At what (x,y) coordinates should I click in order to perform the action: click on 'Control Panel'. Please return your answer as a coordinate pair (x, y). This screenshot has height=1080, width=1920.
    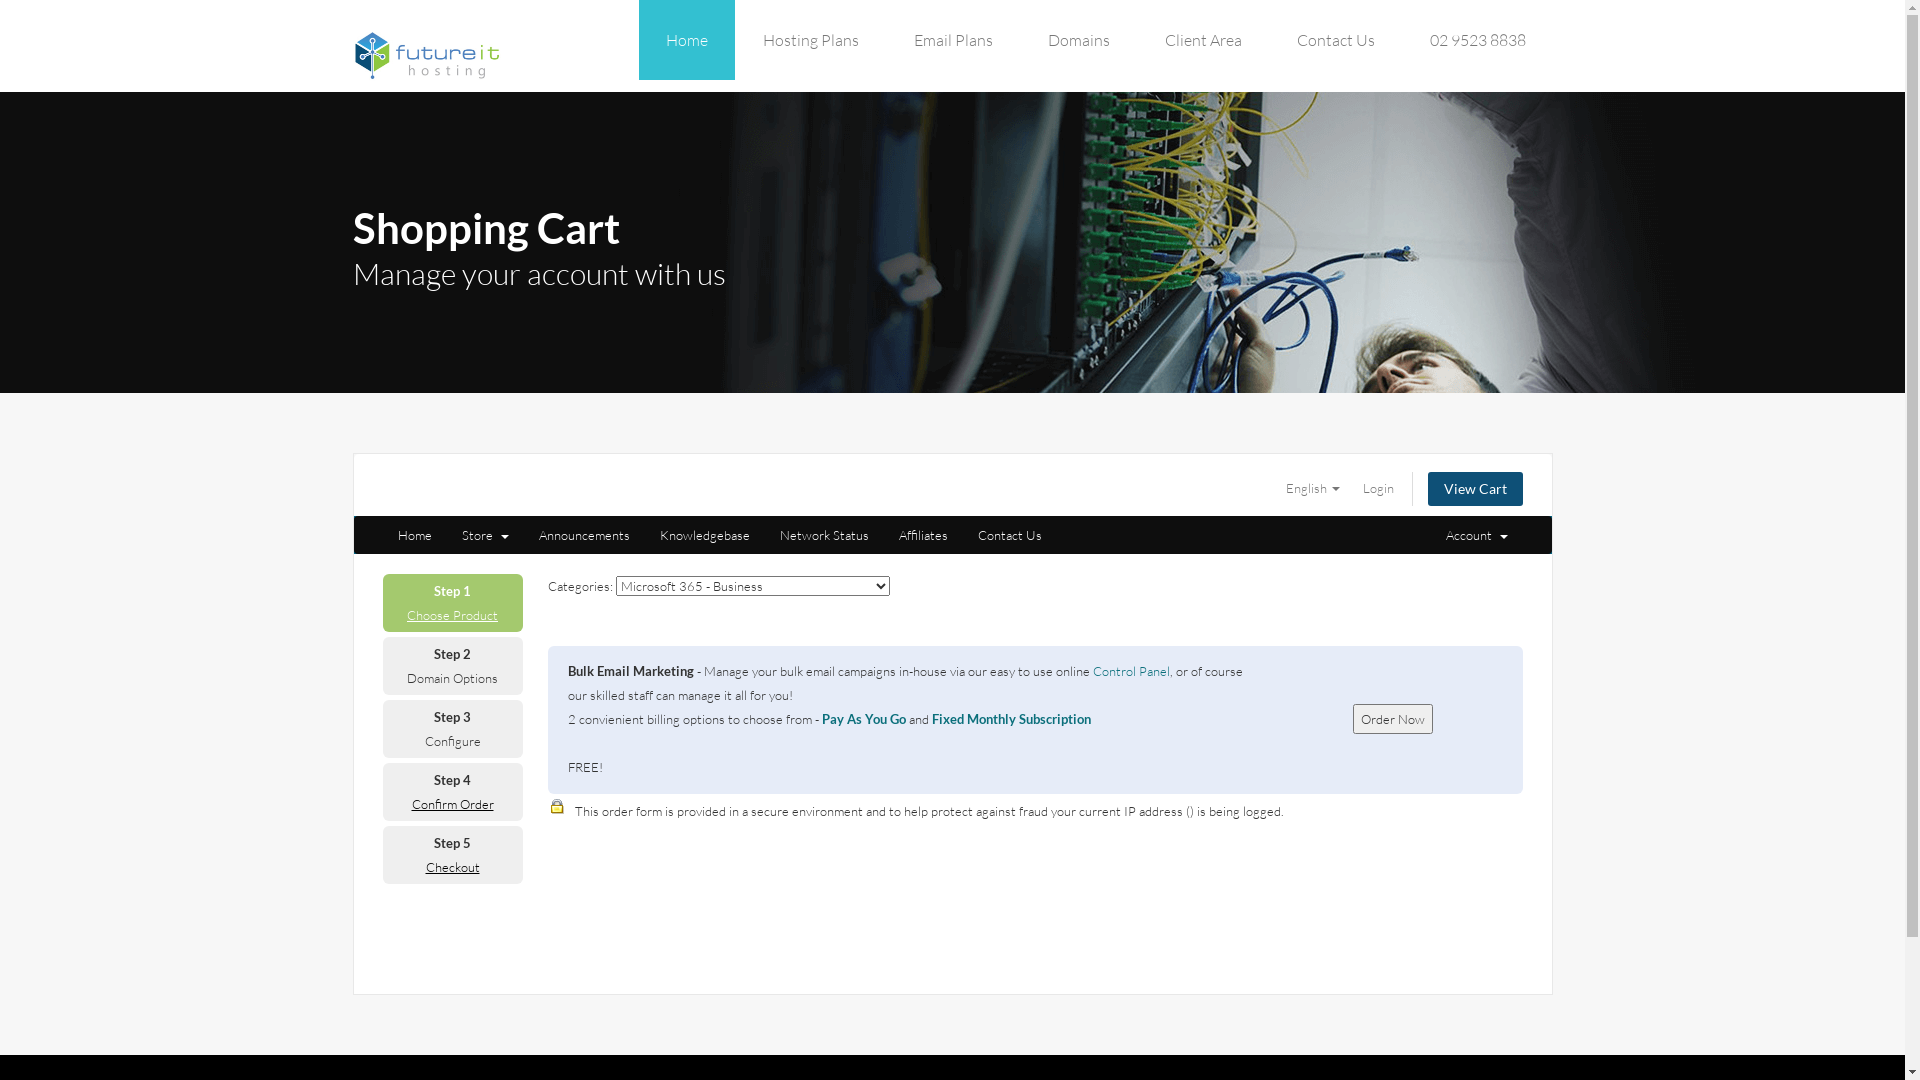
    Looking at the image, I should click on (1130, 671).